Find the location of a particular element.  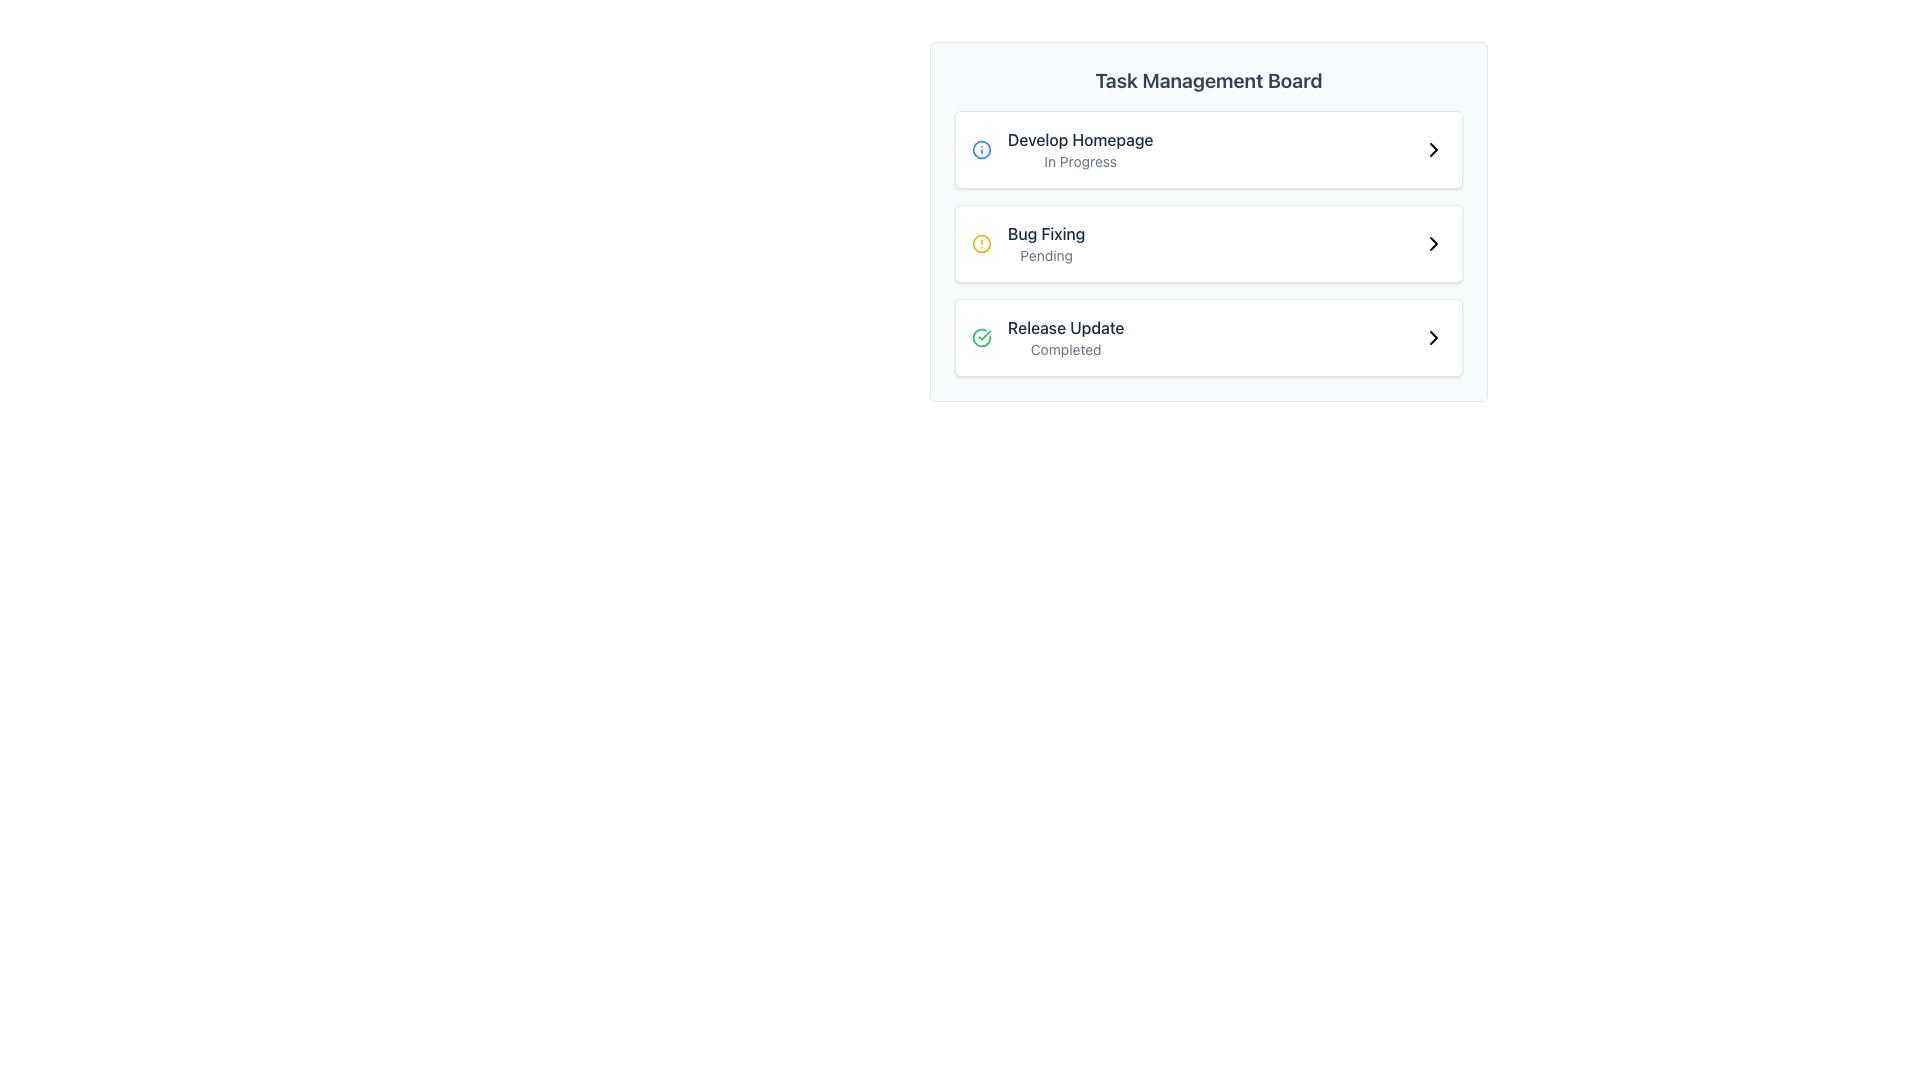

the title 'Develop Homepage' in the task list is located at coordinates (1061, 149).